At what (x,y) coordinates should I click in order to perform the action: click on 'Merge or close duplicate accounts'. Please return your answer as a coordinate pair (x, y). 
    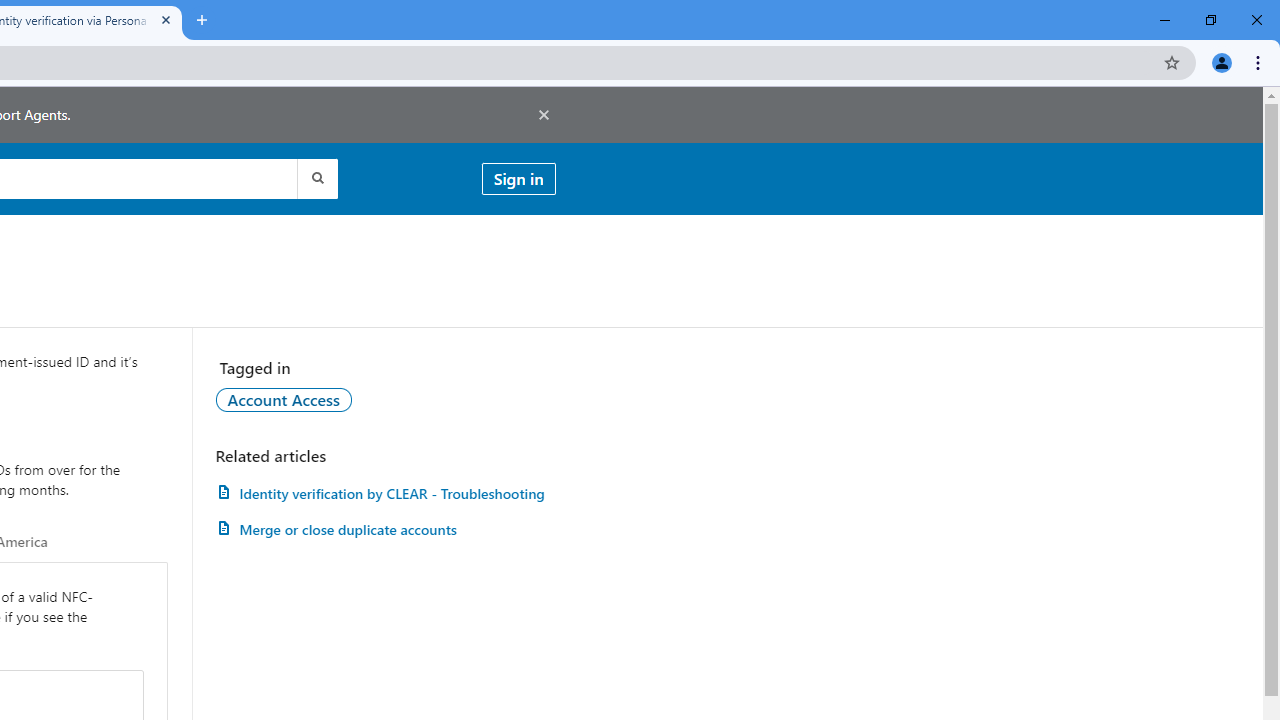
    Looking at the image, I should click on (385, 528).